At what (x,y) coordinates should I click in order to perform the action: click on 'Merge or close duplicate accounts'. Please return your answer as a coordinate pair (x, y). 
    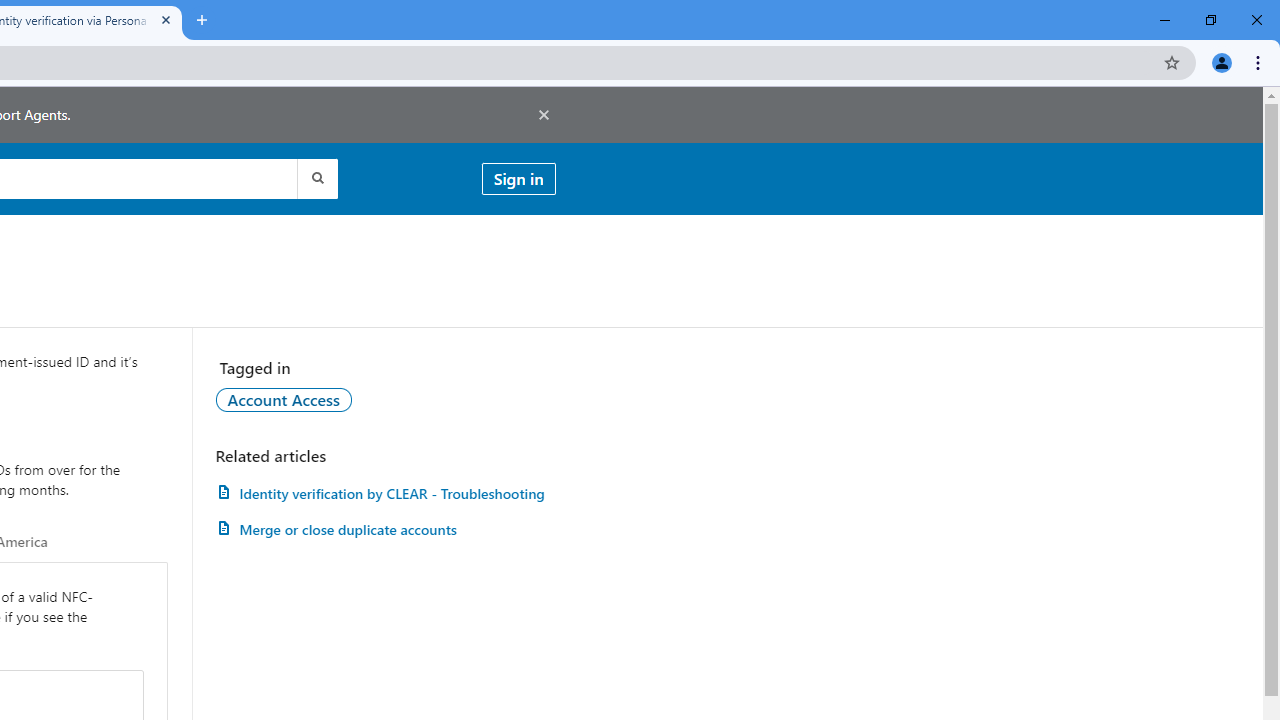
    Looking at the image, I should click on (385, 528).